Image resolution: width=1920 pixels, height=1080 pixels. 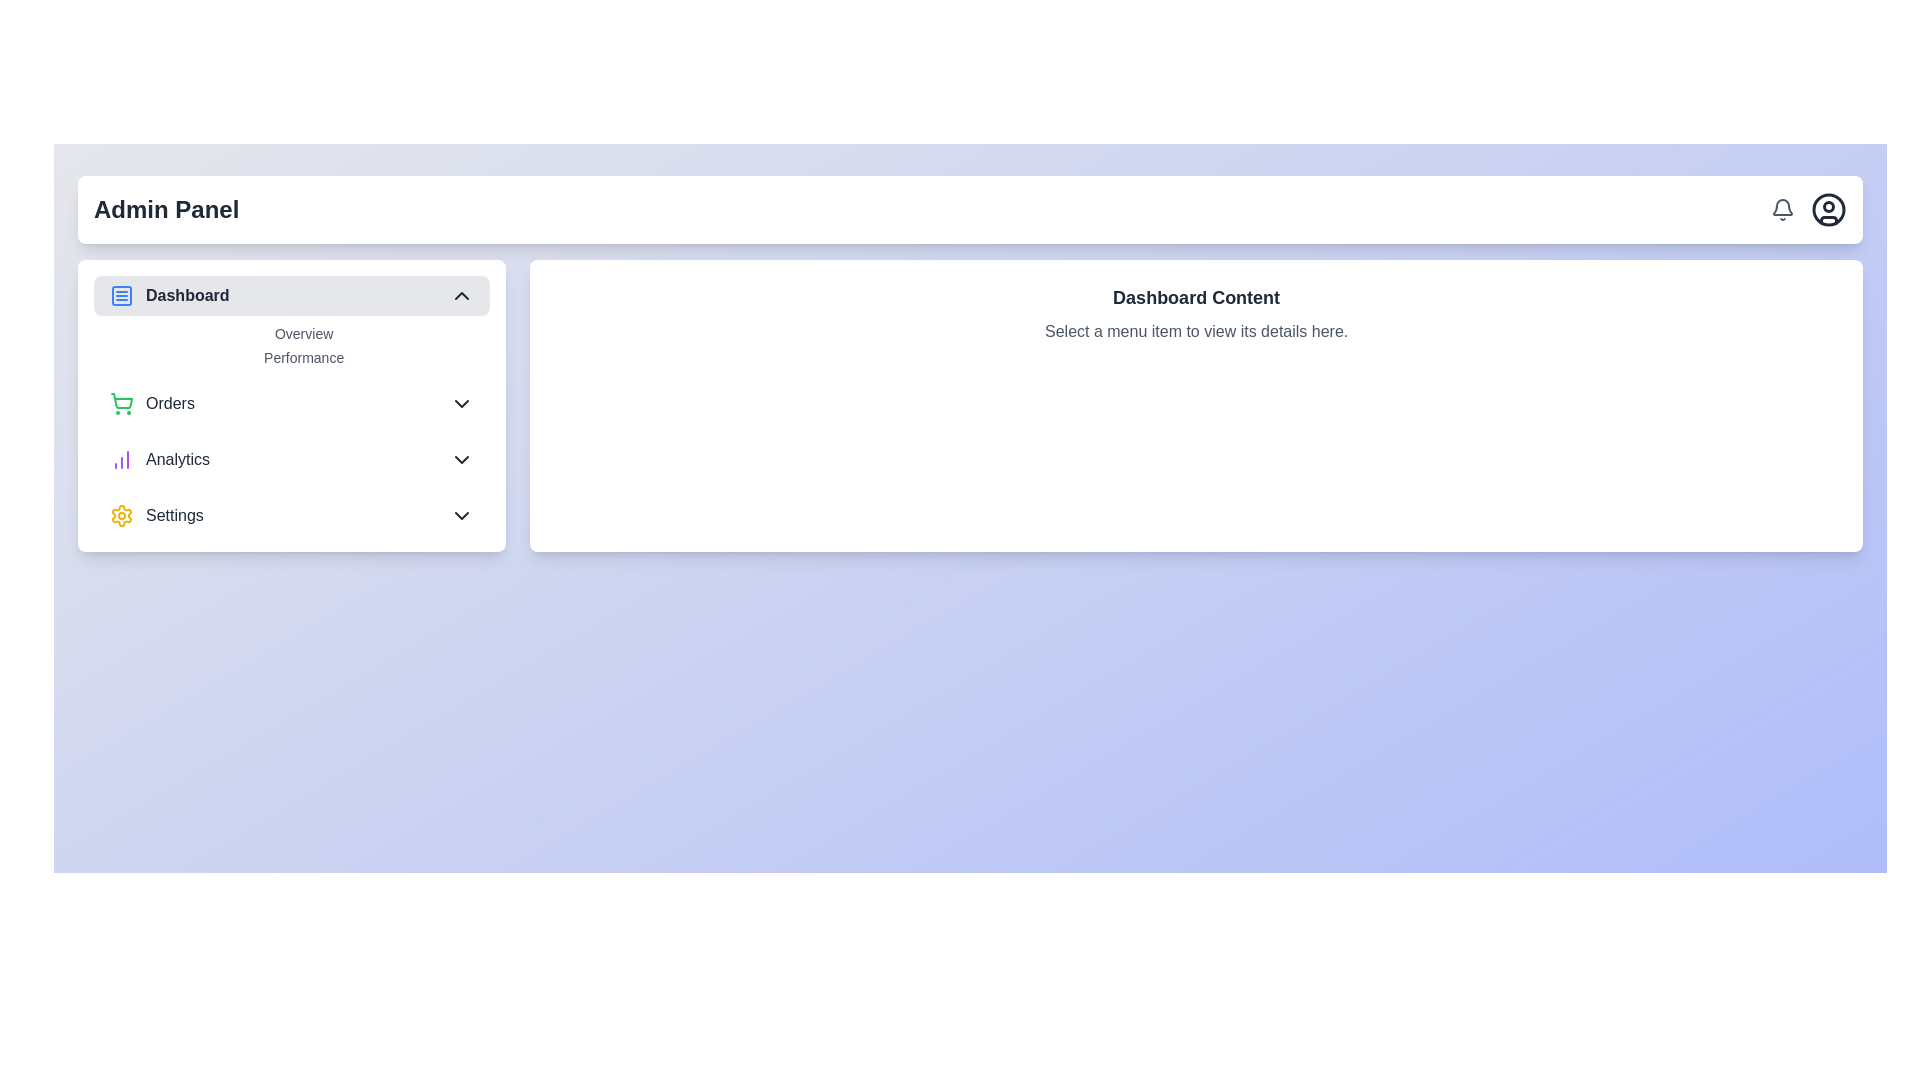 I want to click on the 'Dashboard' collapsible menu section, so click(x=291, y=320).